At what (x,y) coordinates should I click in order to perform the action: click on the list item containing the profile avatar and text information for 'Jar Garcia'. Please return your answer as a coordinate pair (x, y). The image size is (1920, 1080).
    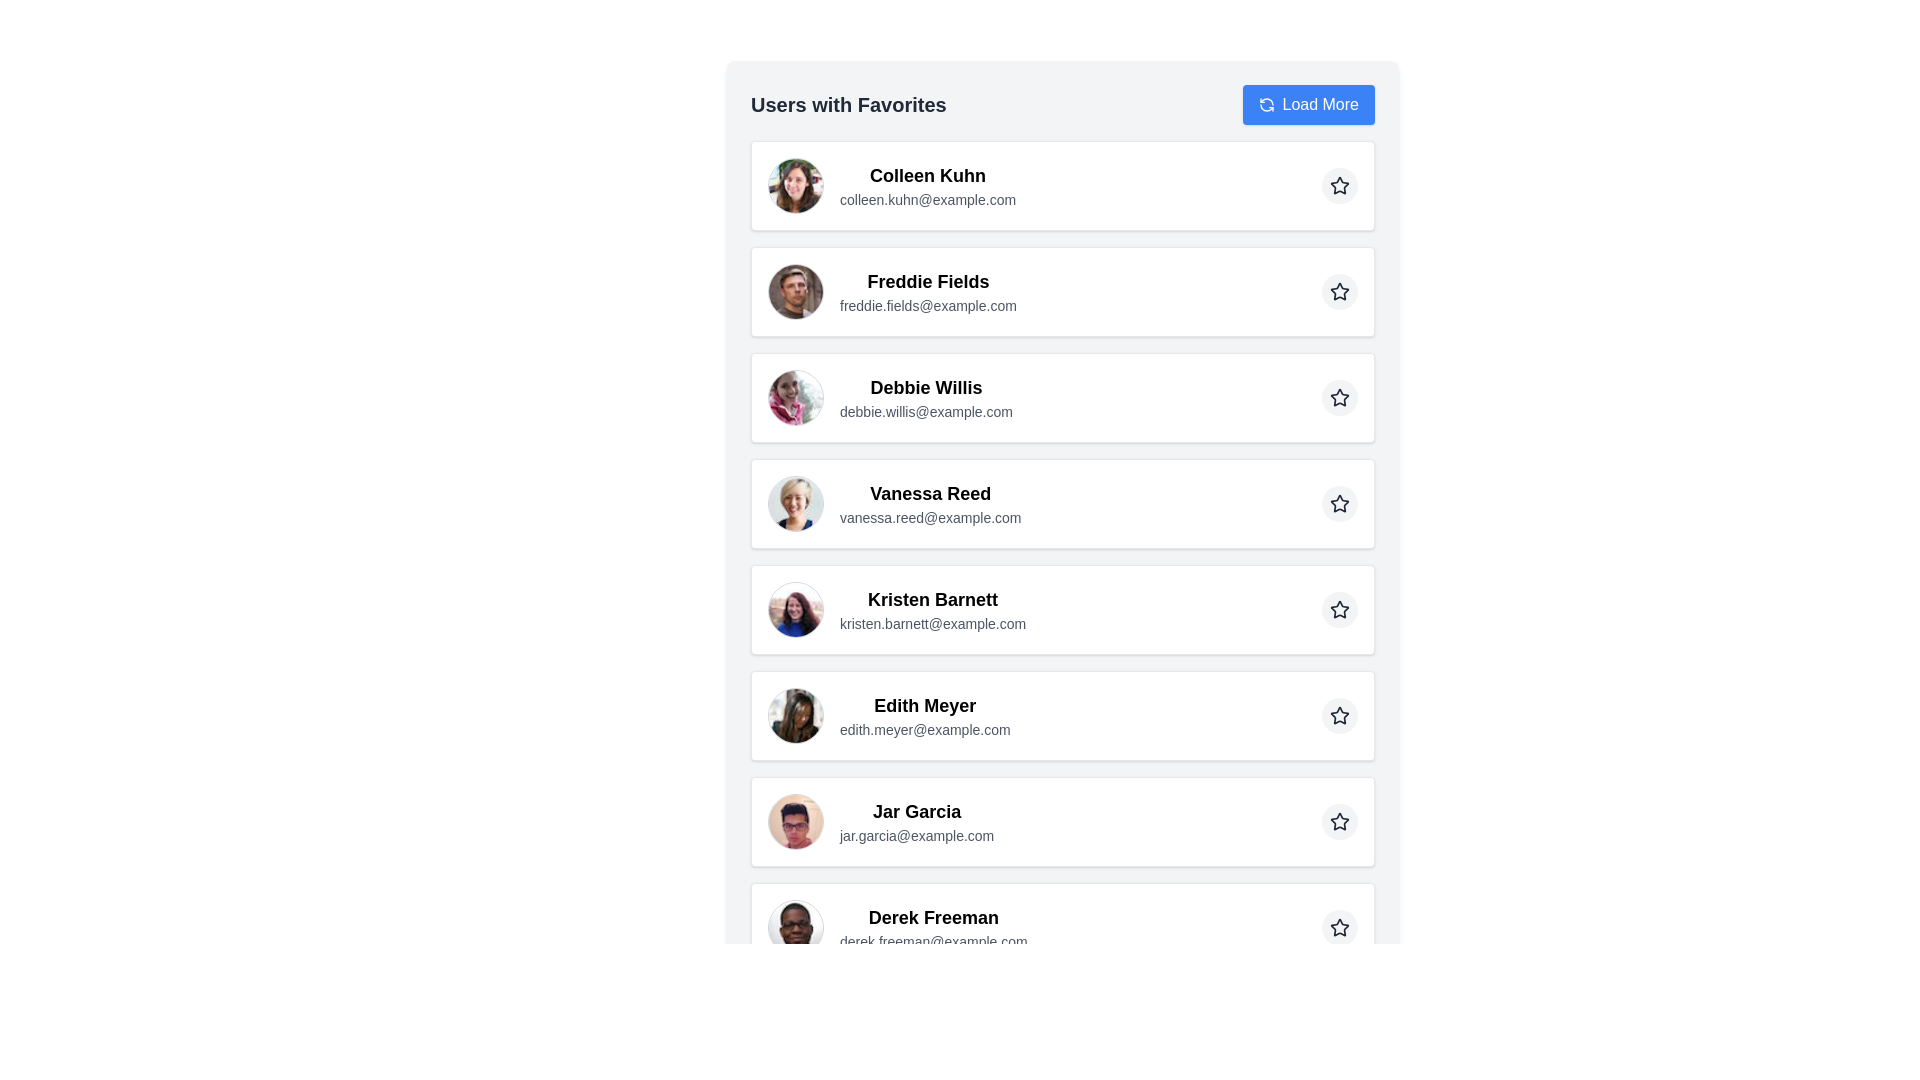
    Looking at the image, I should click on (880, 821).